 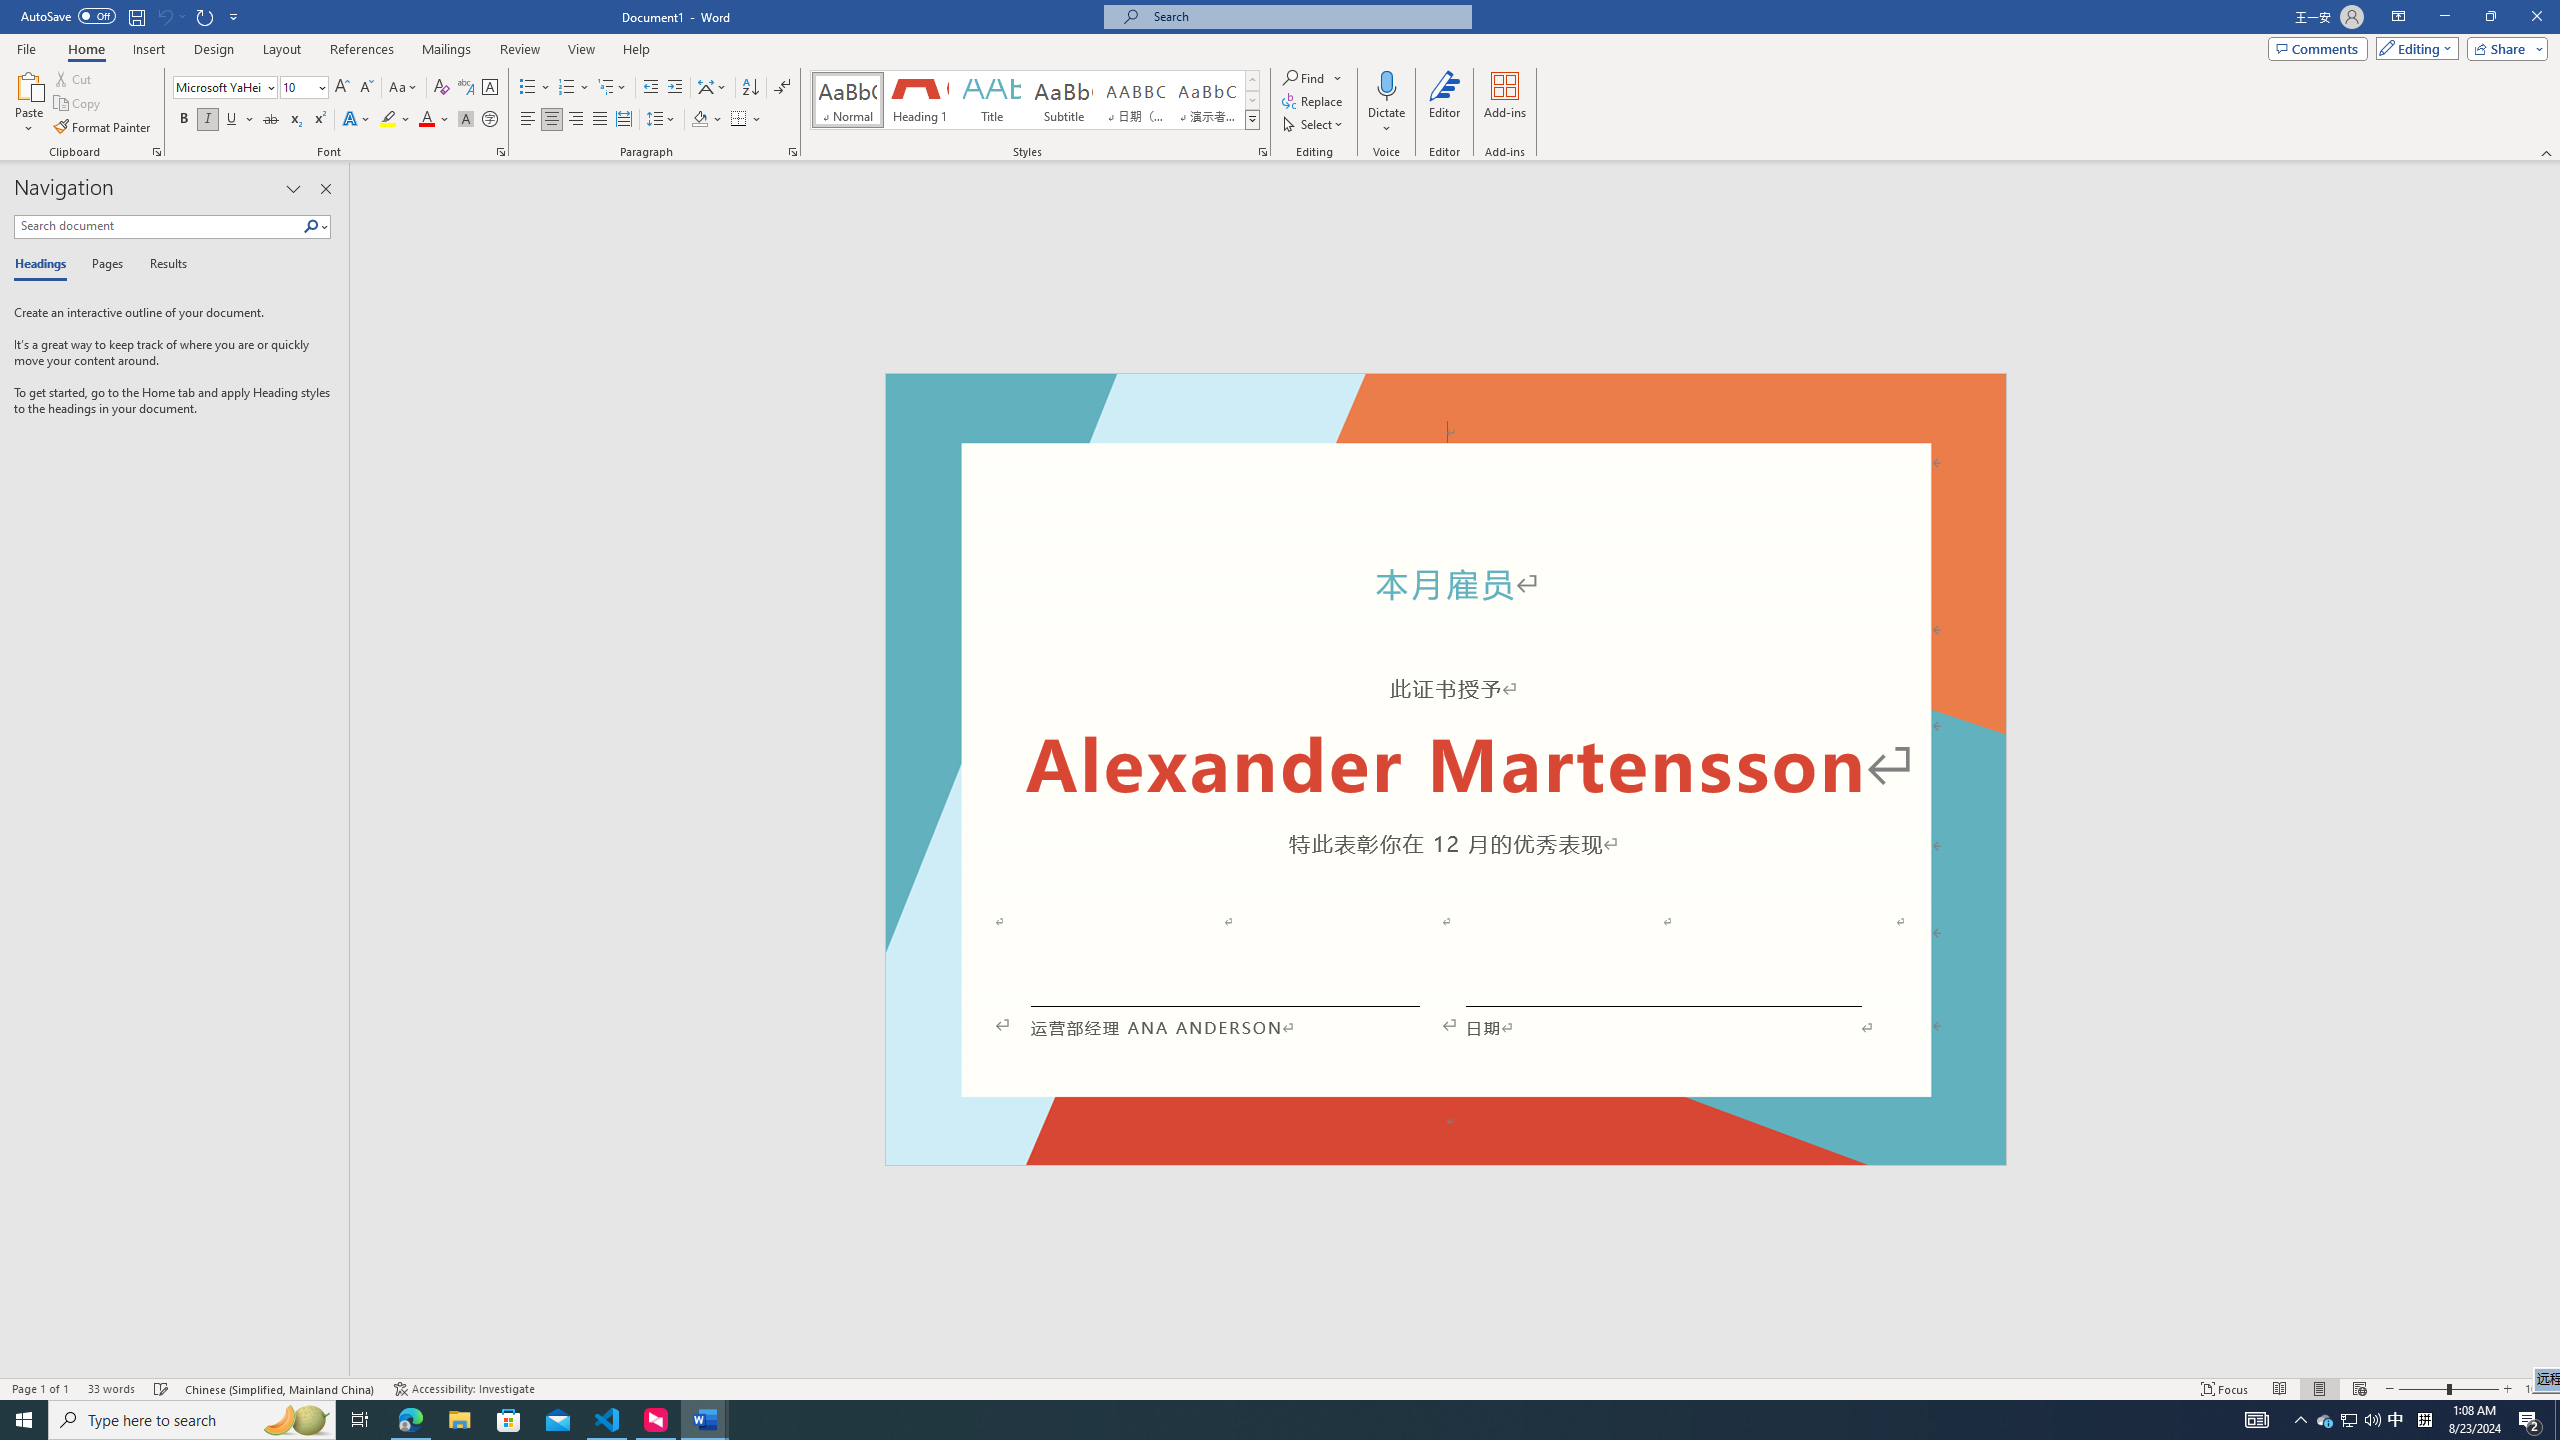 I want to click on 'Font Color Red', so click(x=425, y=118).